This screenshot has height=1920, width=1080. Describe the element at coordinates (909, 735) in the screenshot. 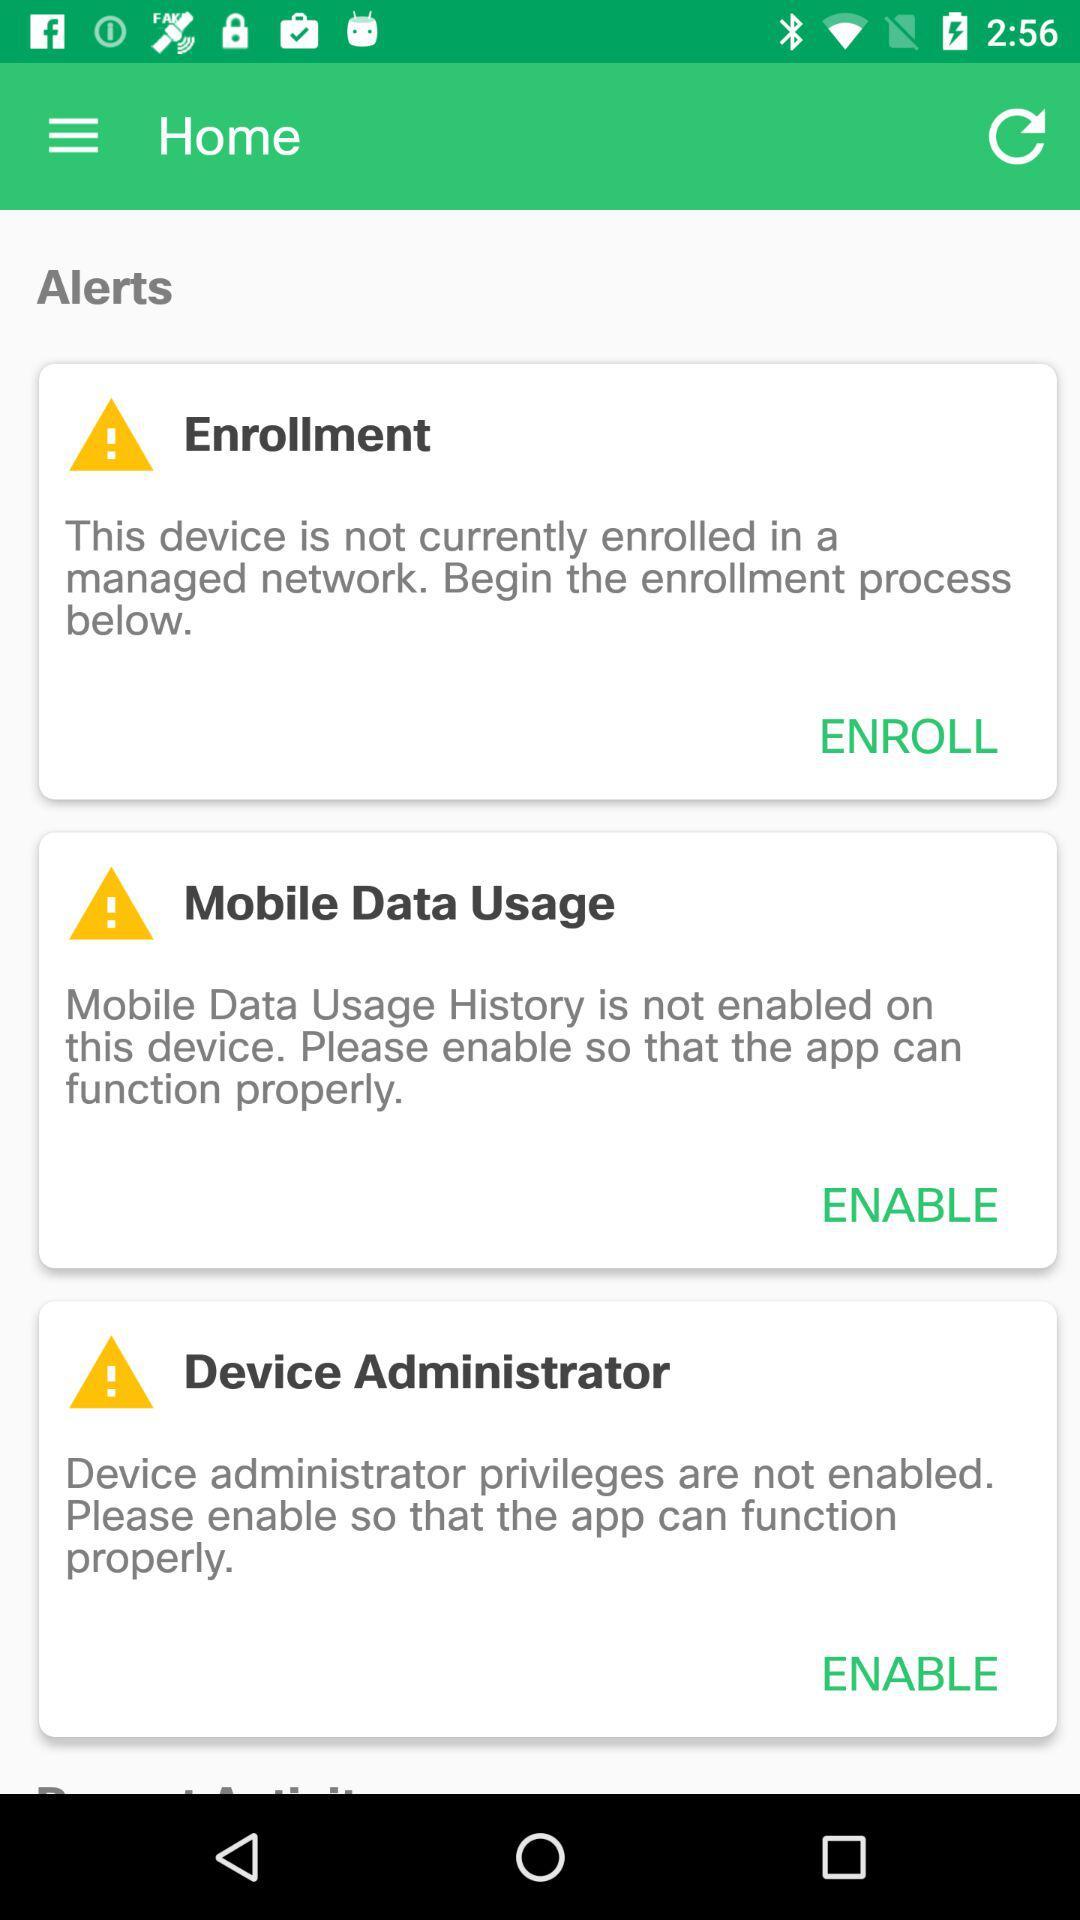

I see `item above mobile data usage item` at that location.